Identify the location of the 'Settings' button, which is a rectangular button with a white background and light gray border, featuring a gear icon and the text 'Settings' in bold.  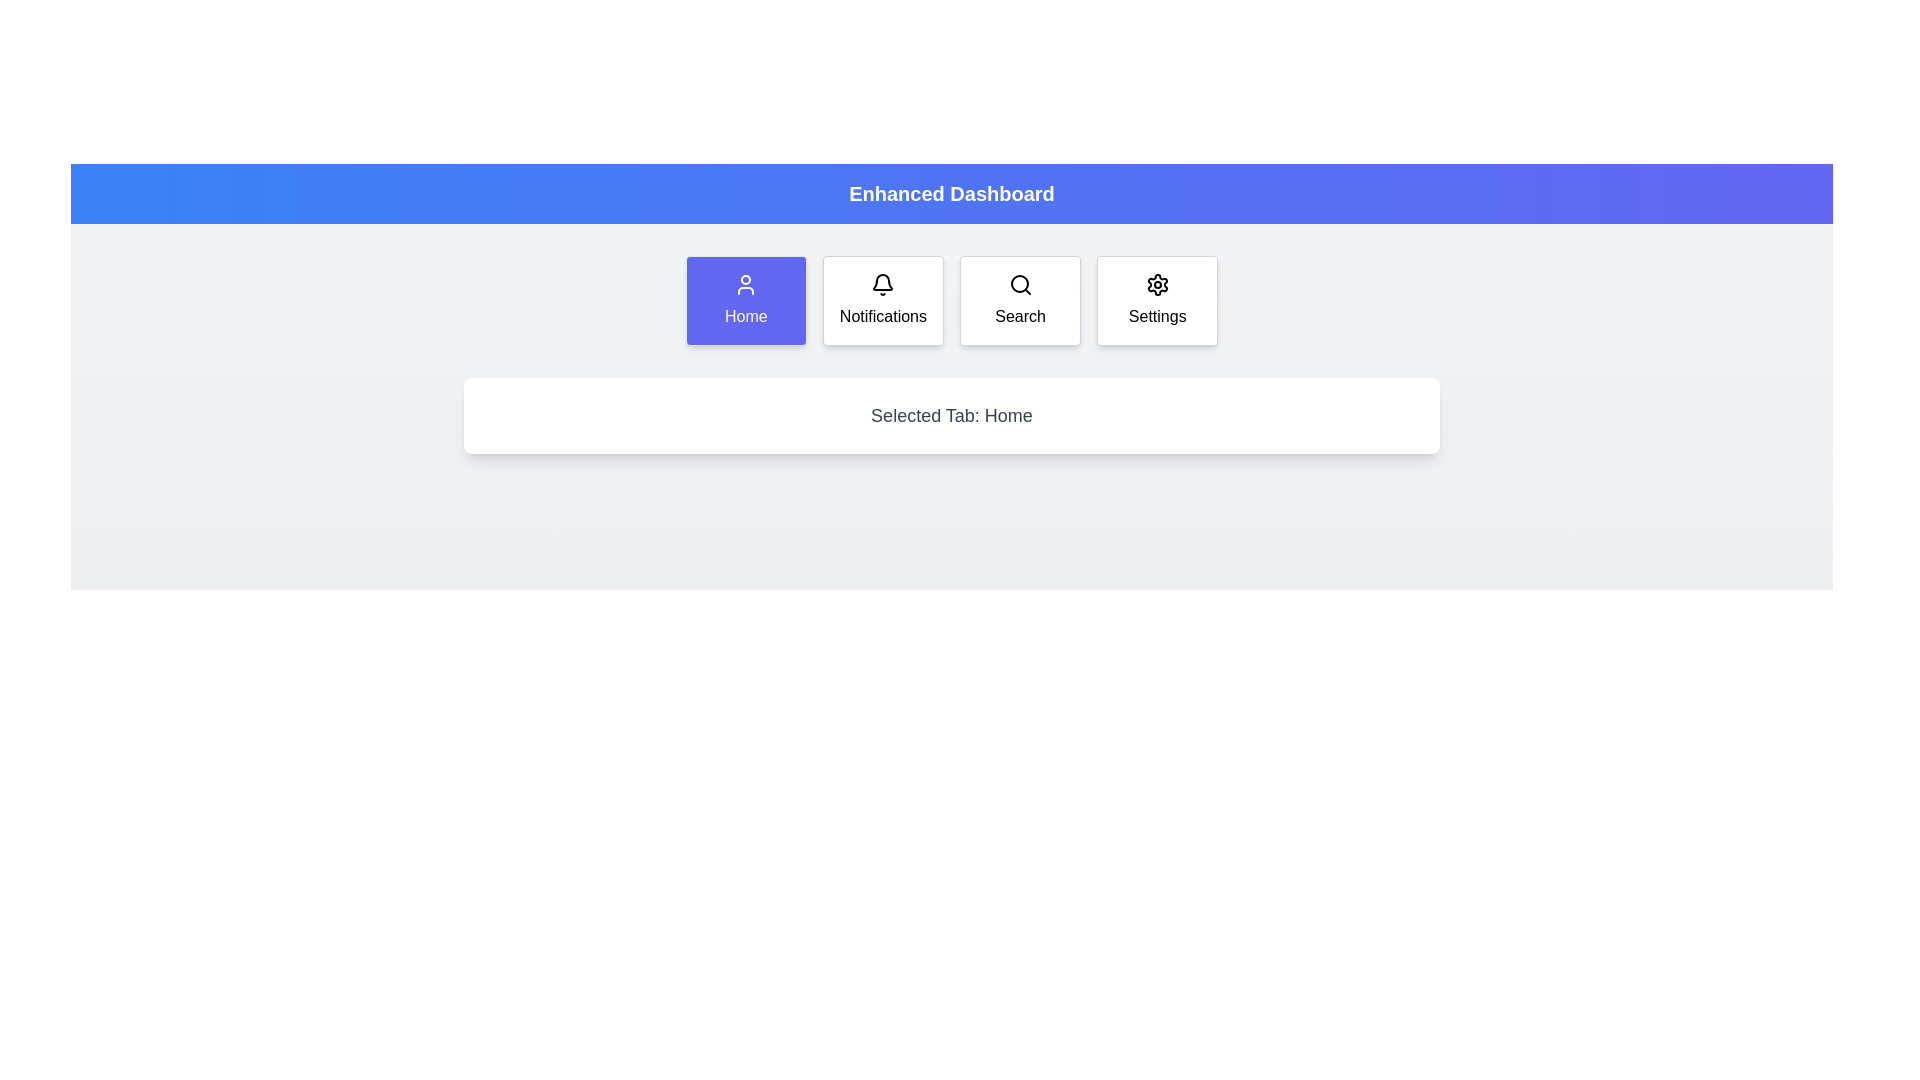
(1157, 300).